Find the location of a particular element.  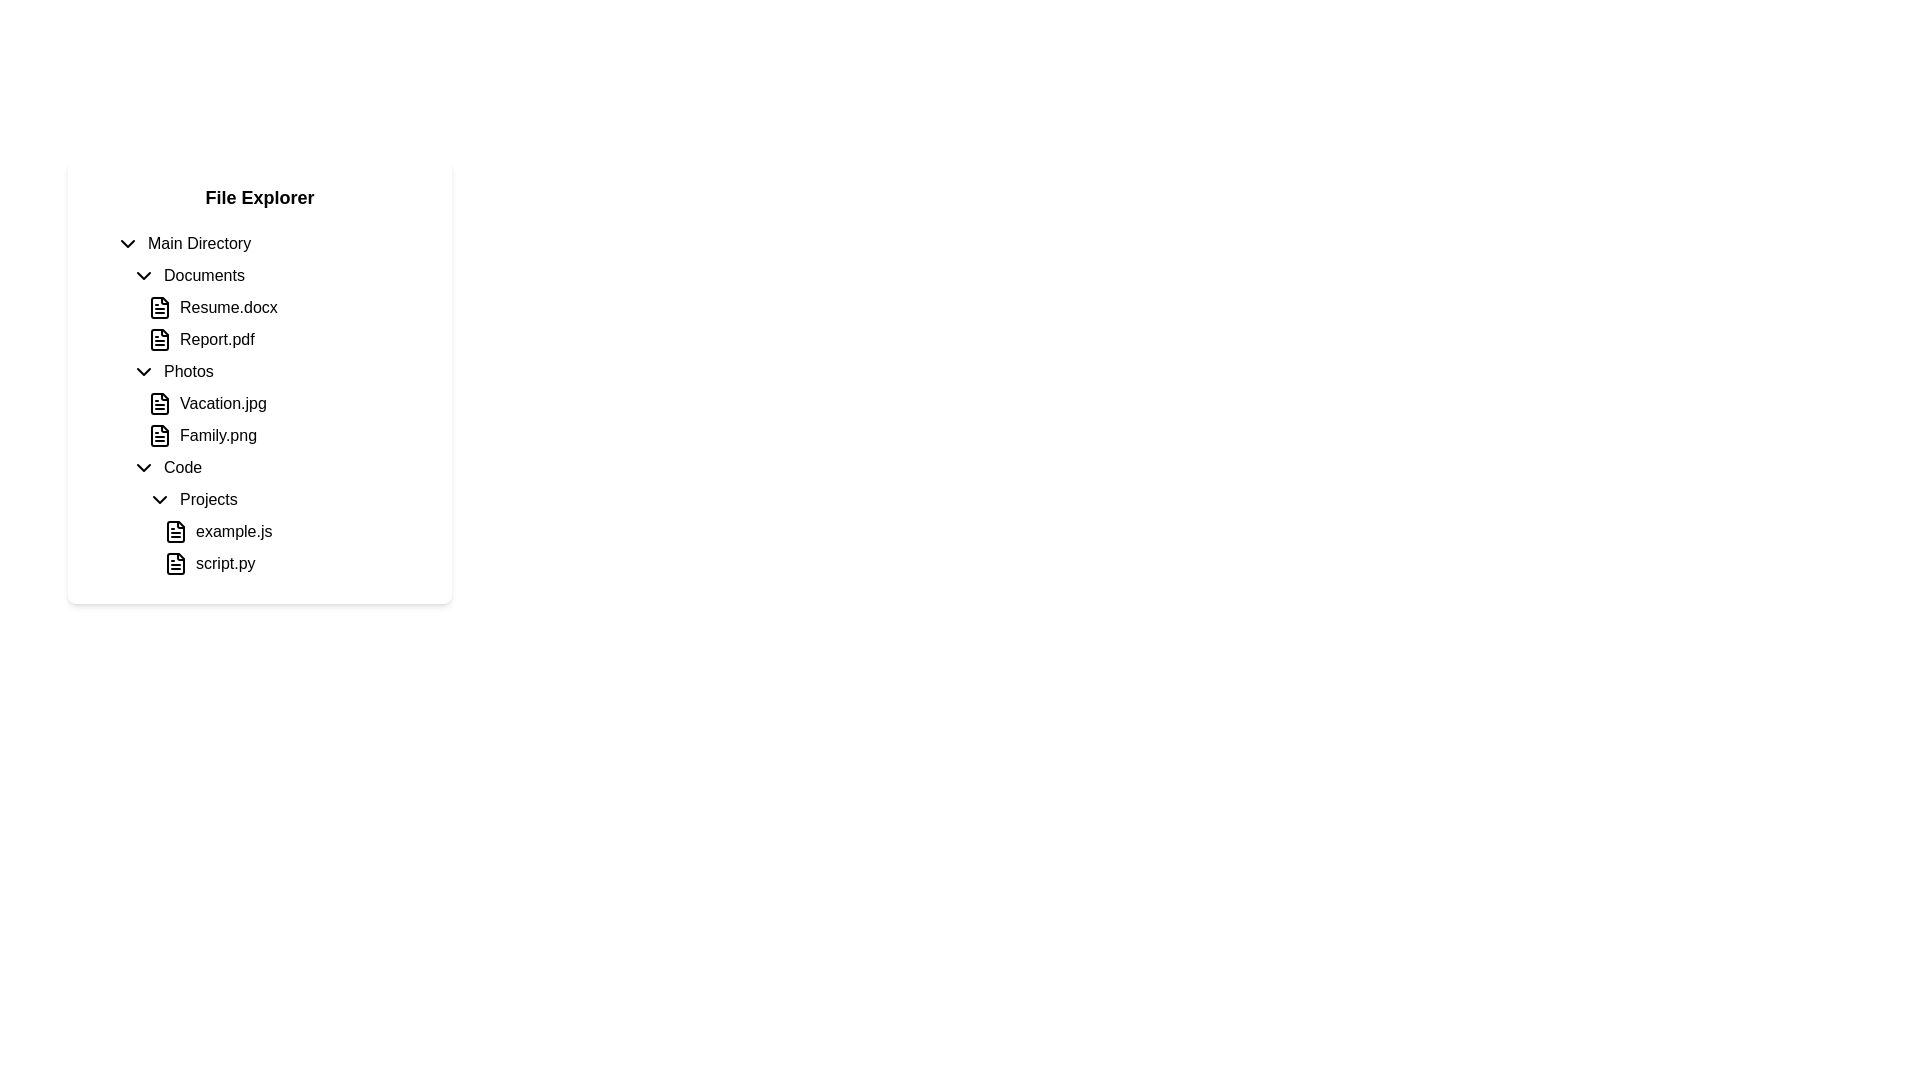

the document outline icon representing the 'Report.pdf' file in the file explorer interface is located at coordinates (158, 338).